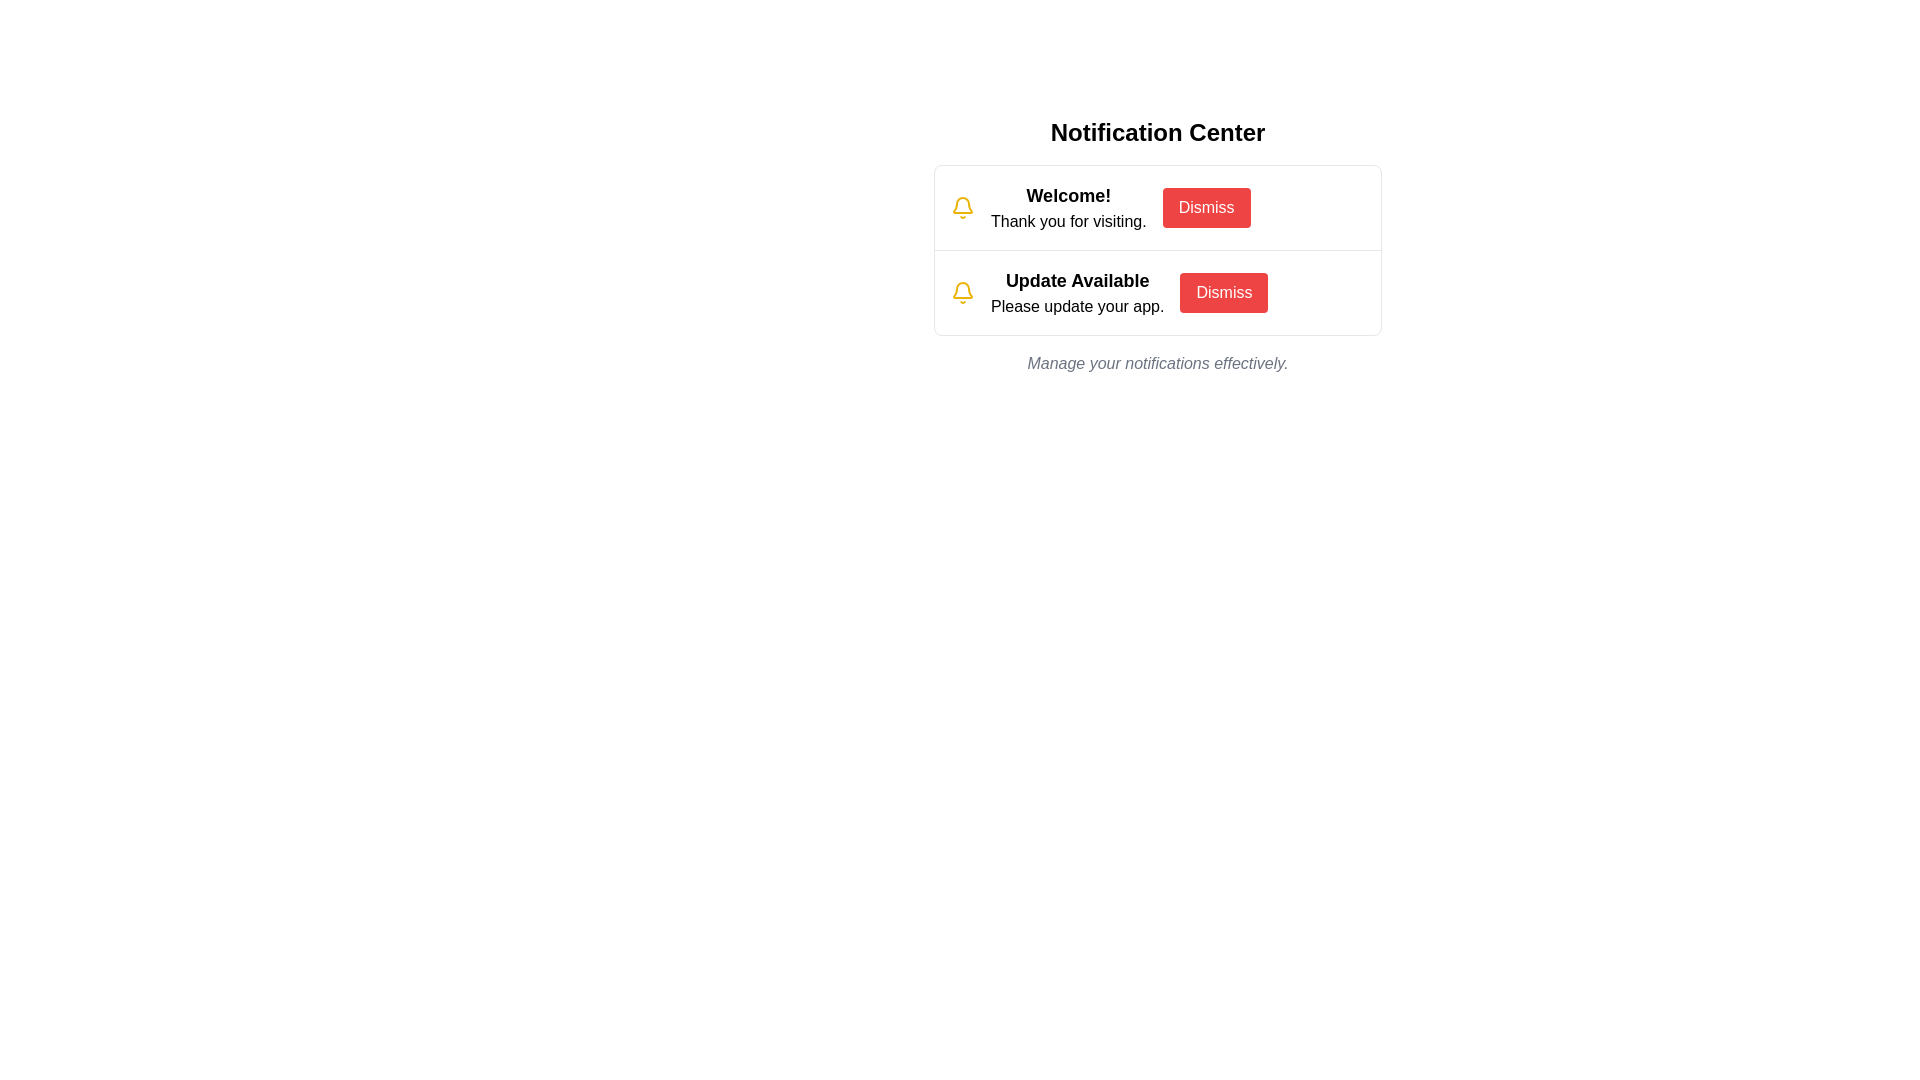  What do you see at coordinates (1157, 132) in the screenshot?
I see `the static heading or title text at the top of the notification center, which indicates the purpose or content of the section` at bounding box center [1157, 132].